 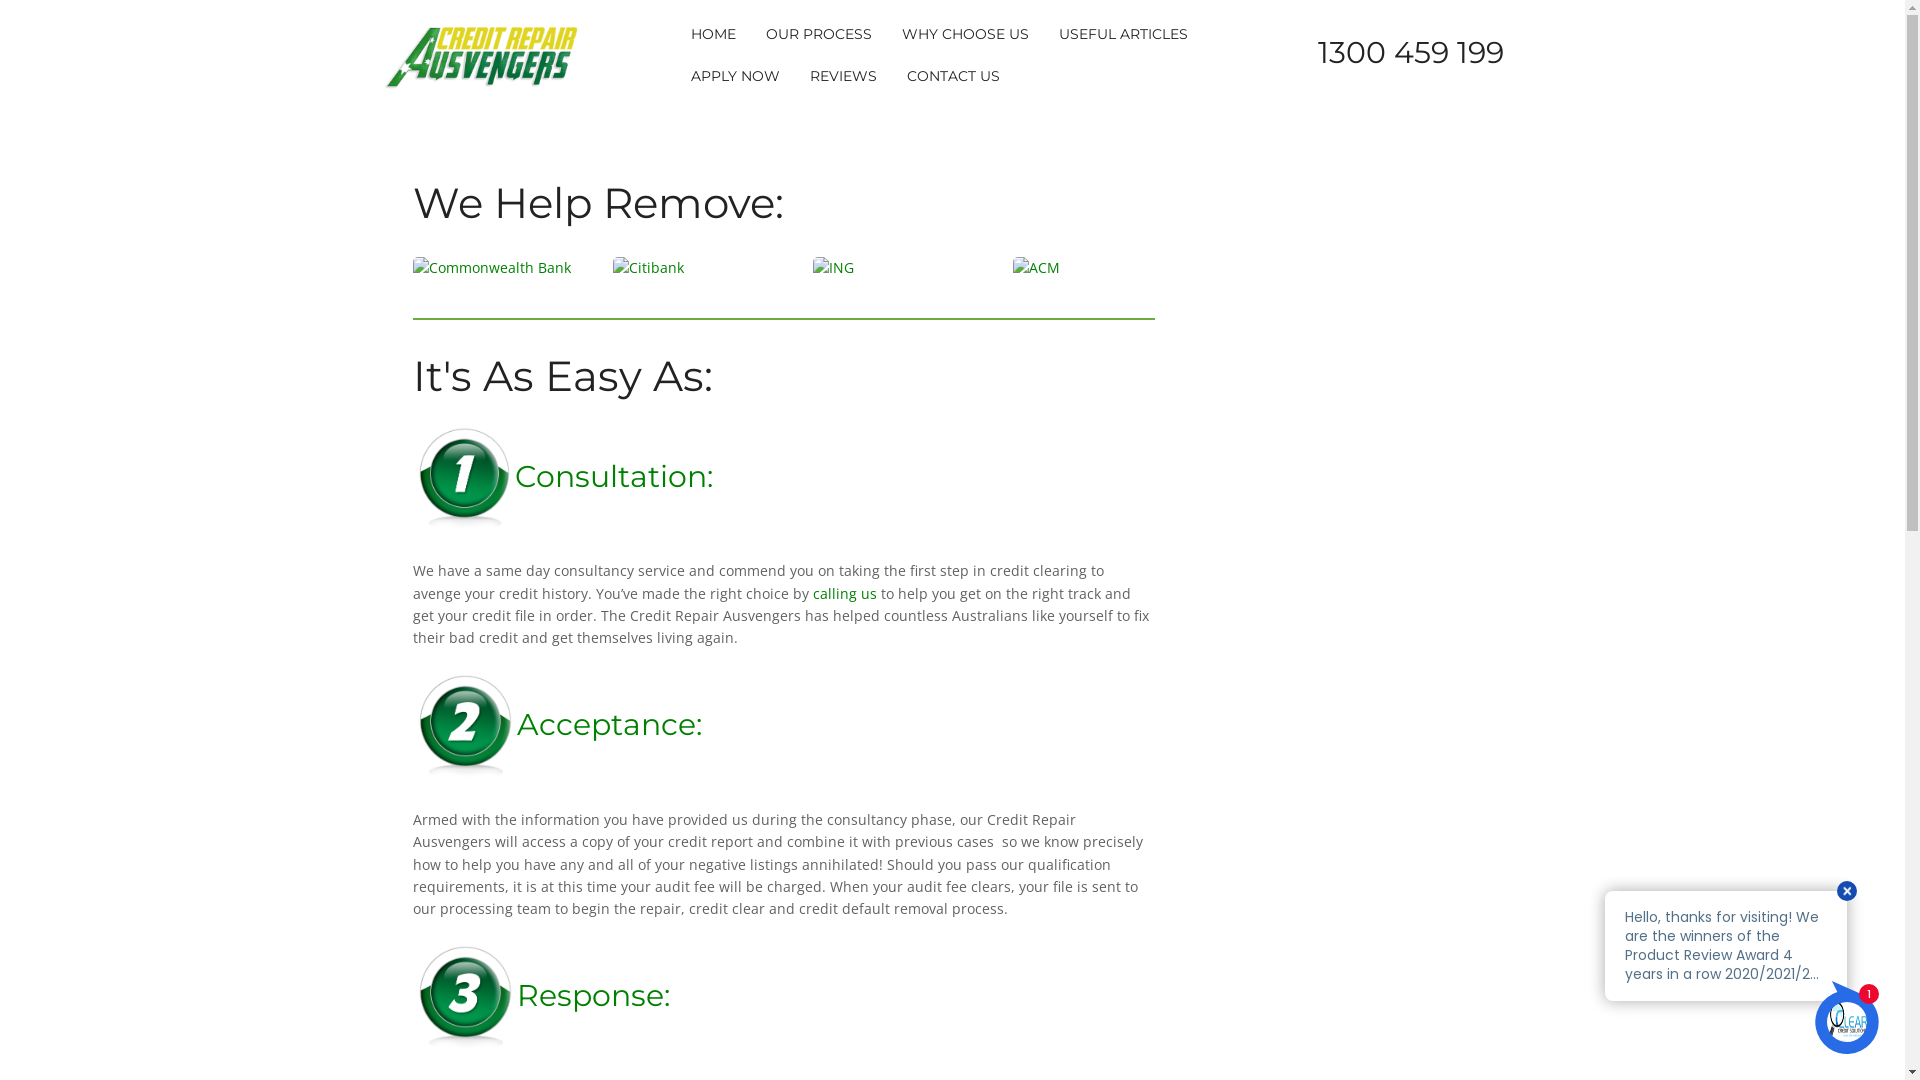 What do you see at coordinates (952, 75) in the screenshot?
I see `'CONTACT US'` at bounding box center [952, 75].